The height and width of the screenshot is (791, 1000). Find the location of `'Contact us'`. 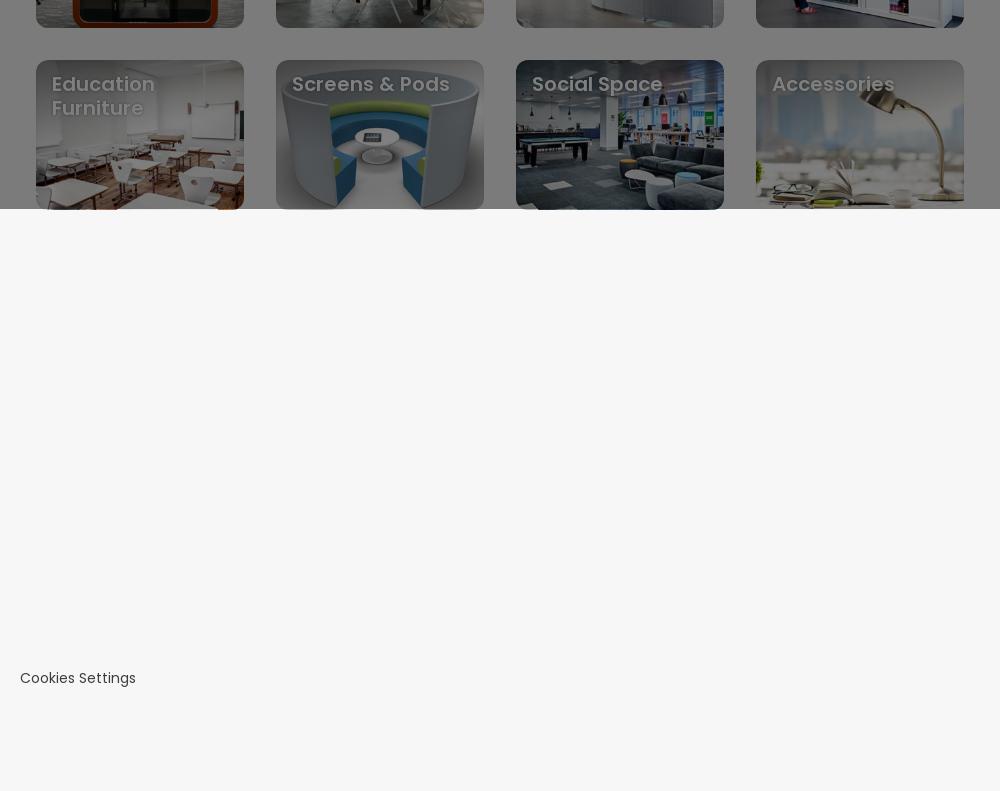

'Contact us' is located at coordinates (60, 465).